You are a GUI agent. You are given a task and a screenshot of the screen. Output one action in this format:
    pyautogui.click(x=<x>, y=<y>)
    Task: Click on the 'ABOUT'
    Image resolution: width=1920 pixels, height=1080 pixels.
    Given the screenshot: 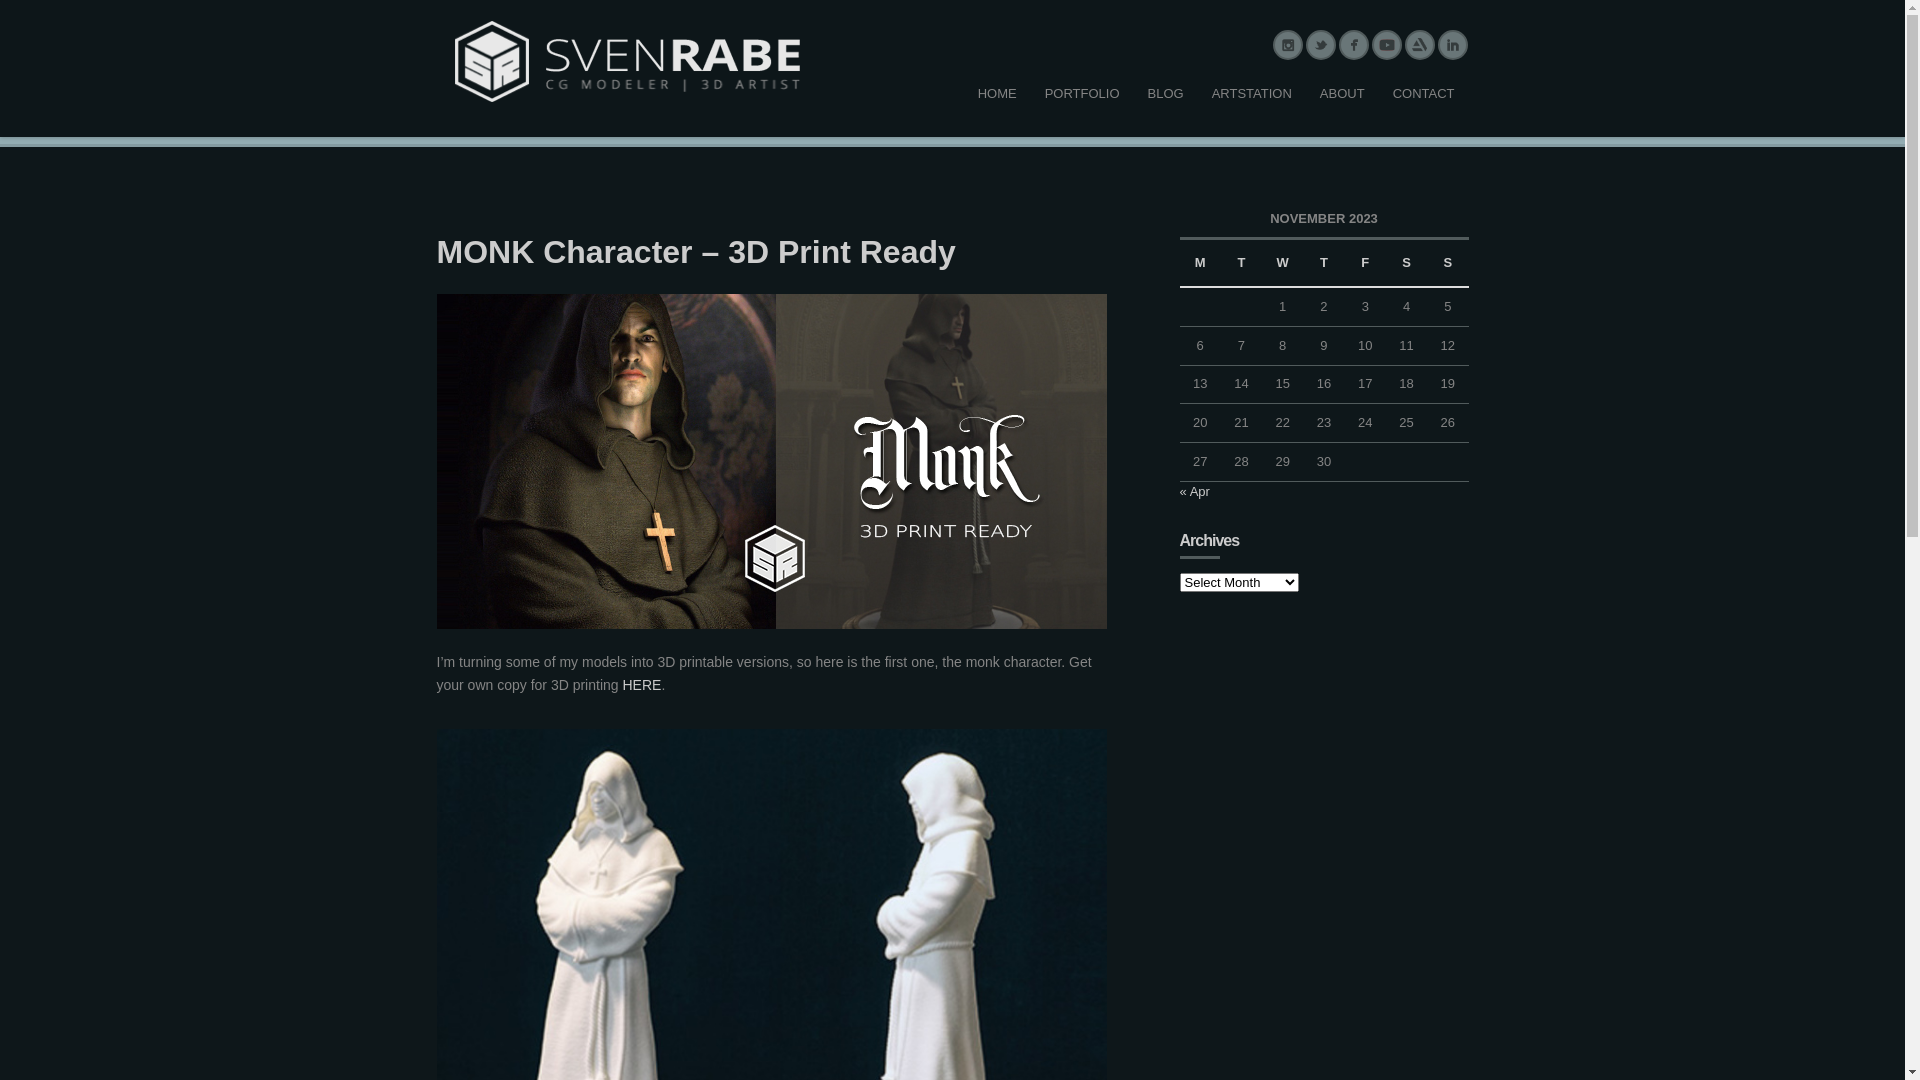 What is the action you would take?
    pyautogui.click(x=1305, y=94)
    